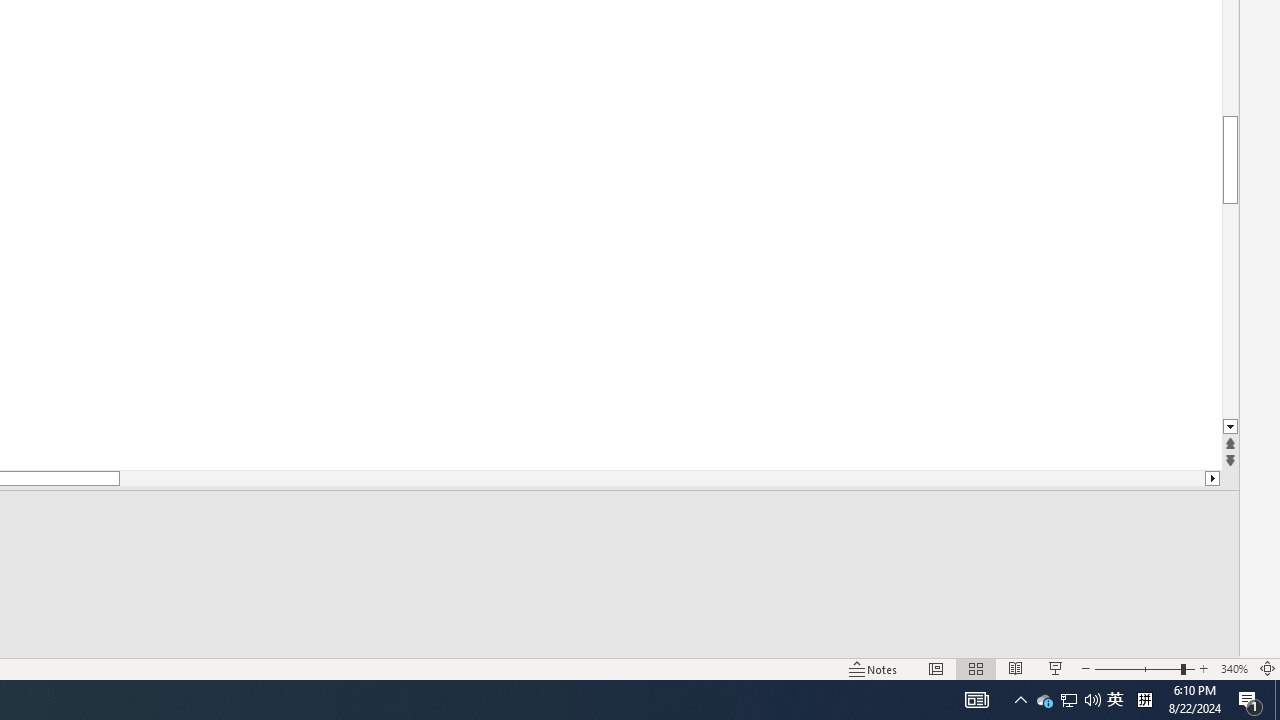  Describe the element at coordinates (976, 669) in the screenshot. I see `'Slide Sorter'` at that location.